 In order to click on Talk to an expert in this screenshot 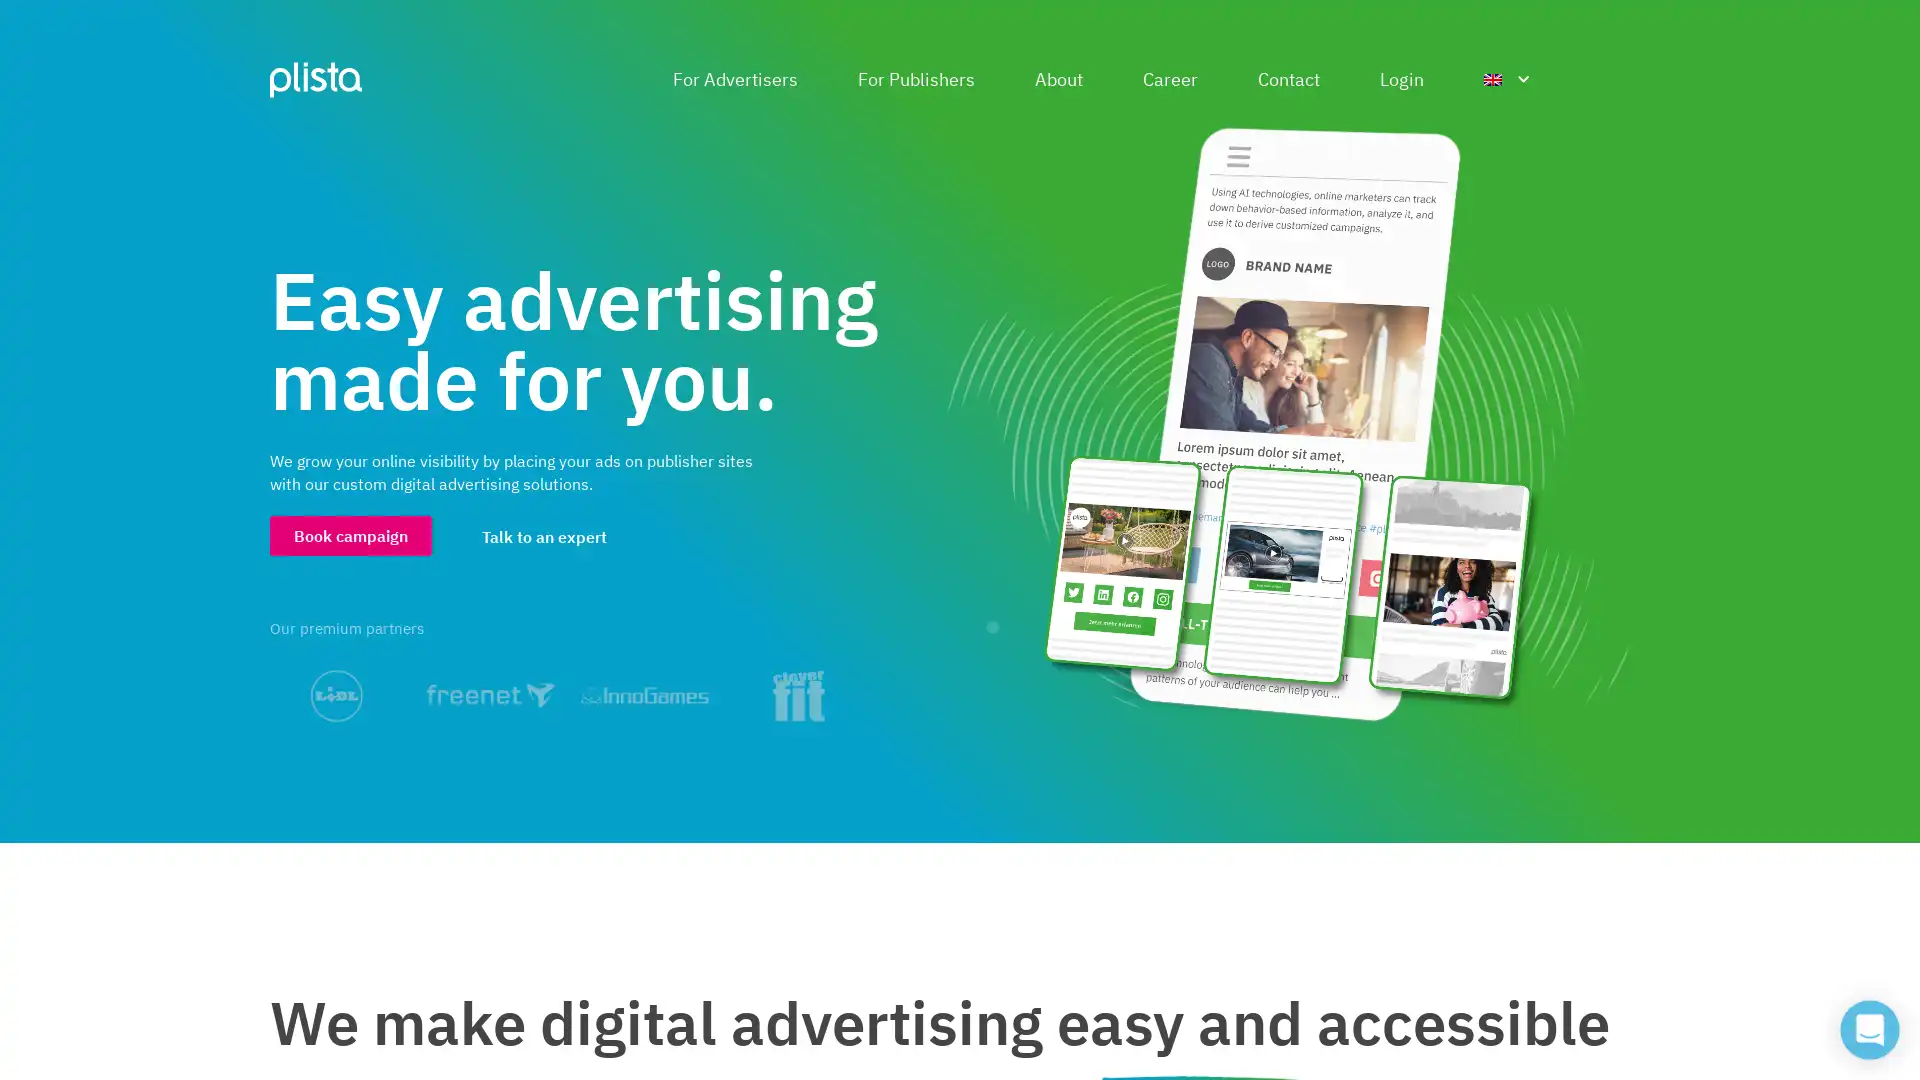, I will do `click(544, 535)`.